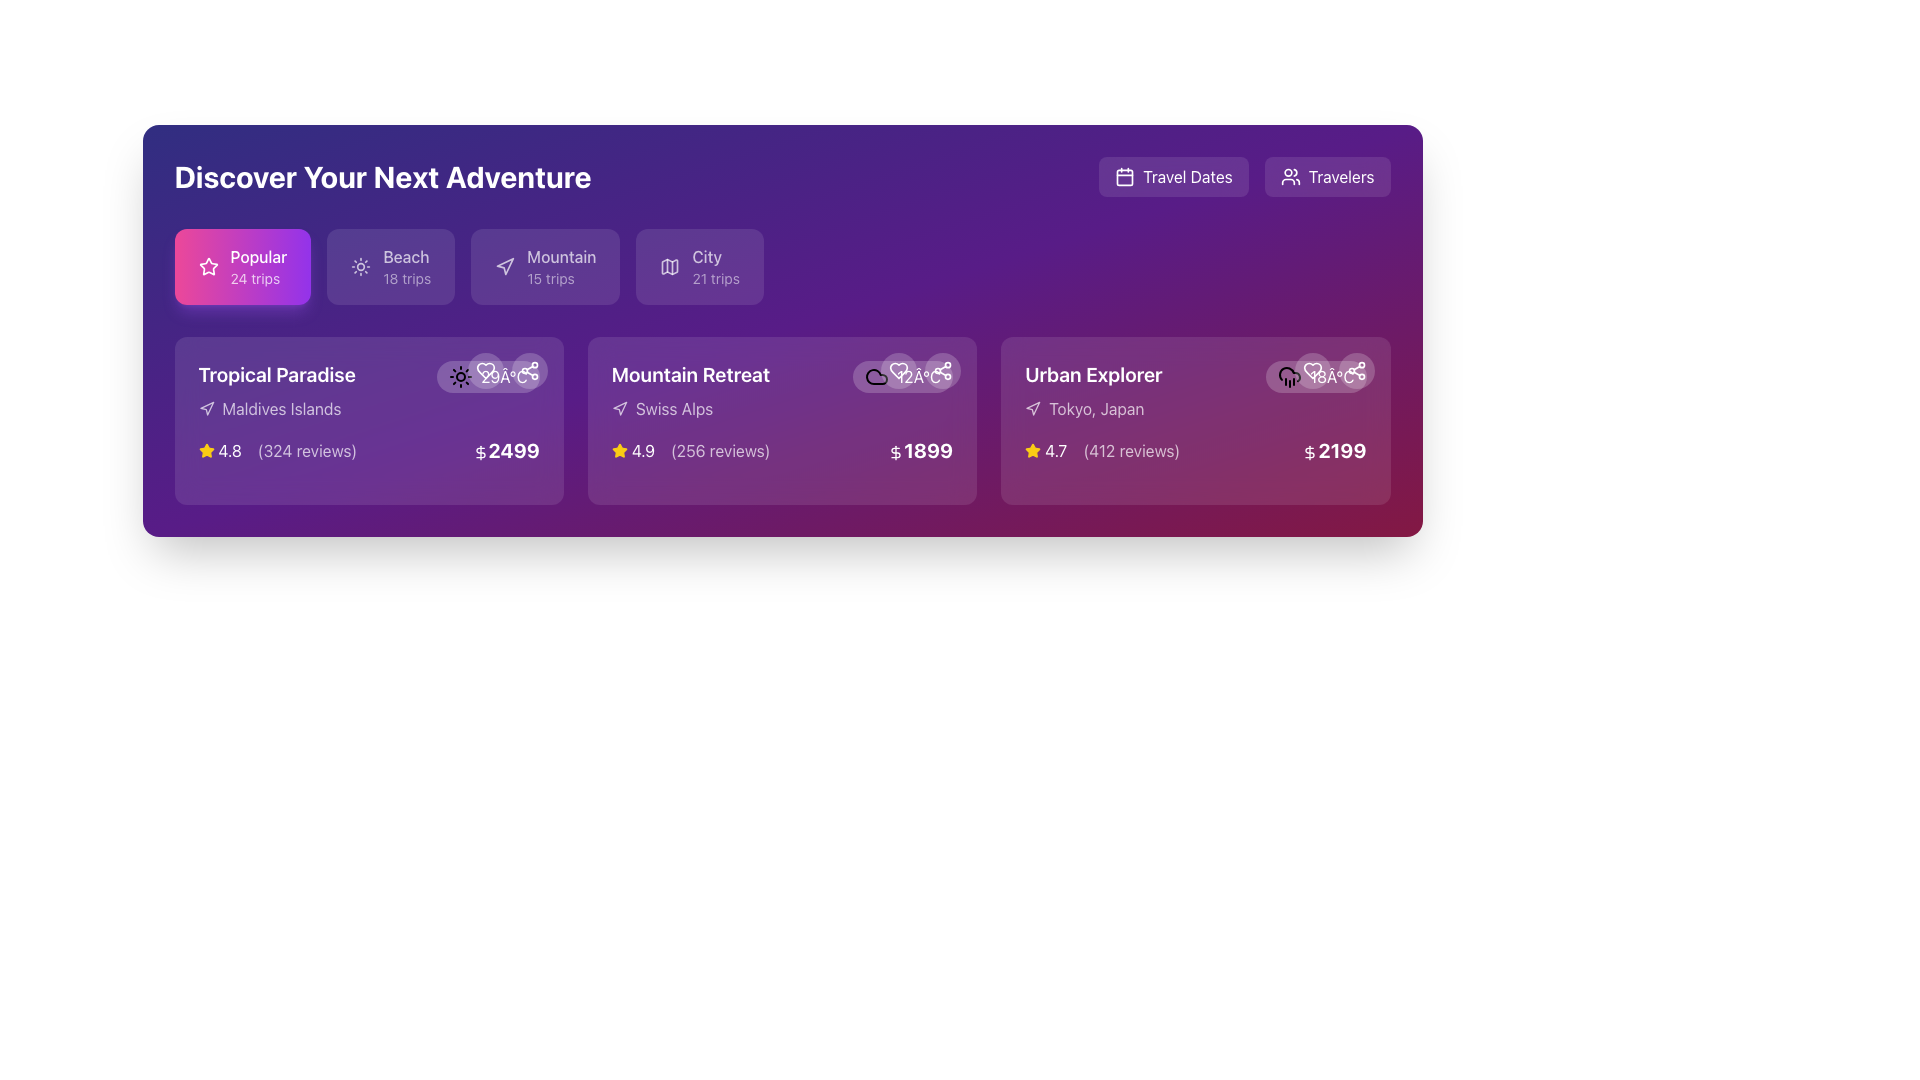 The width and height of the screenshot is (1920, 1080). What do you see at coordinates (1356, 370) in the screenshot?
I see `the interactive icon button, which is a stylized representation of three interconnected circular nodes outlined in white, located on the right side of the 'Urban Explorer' card` at bounding box center [1356, 370].